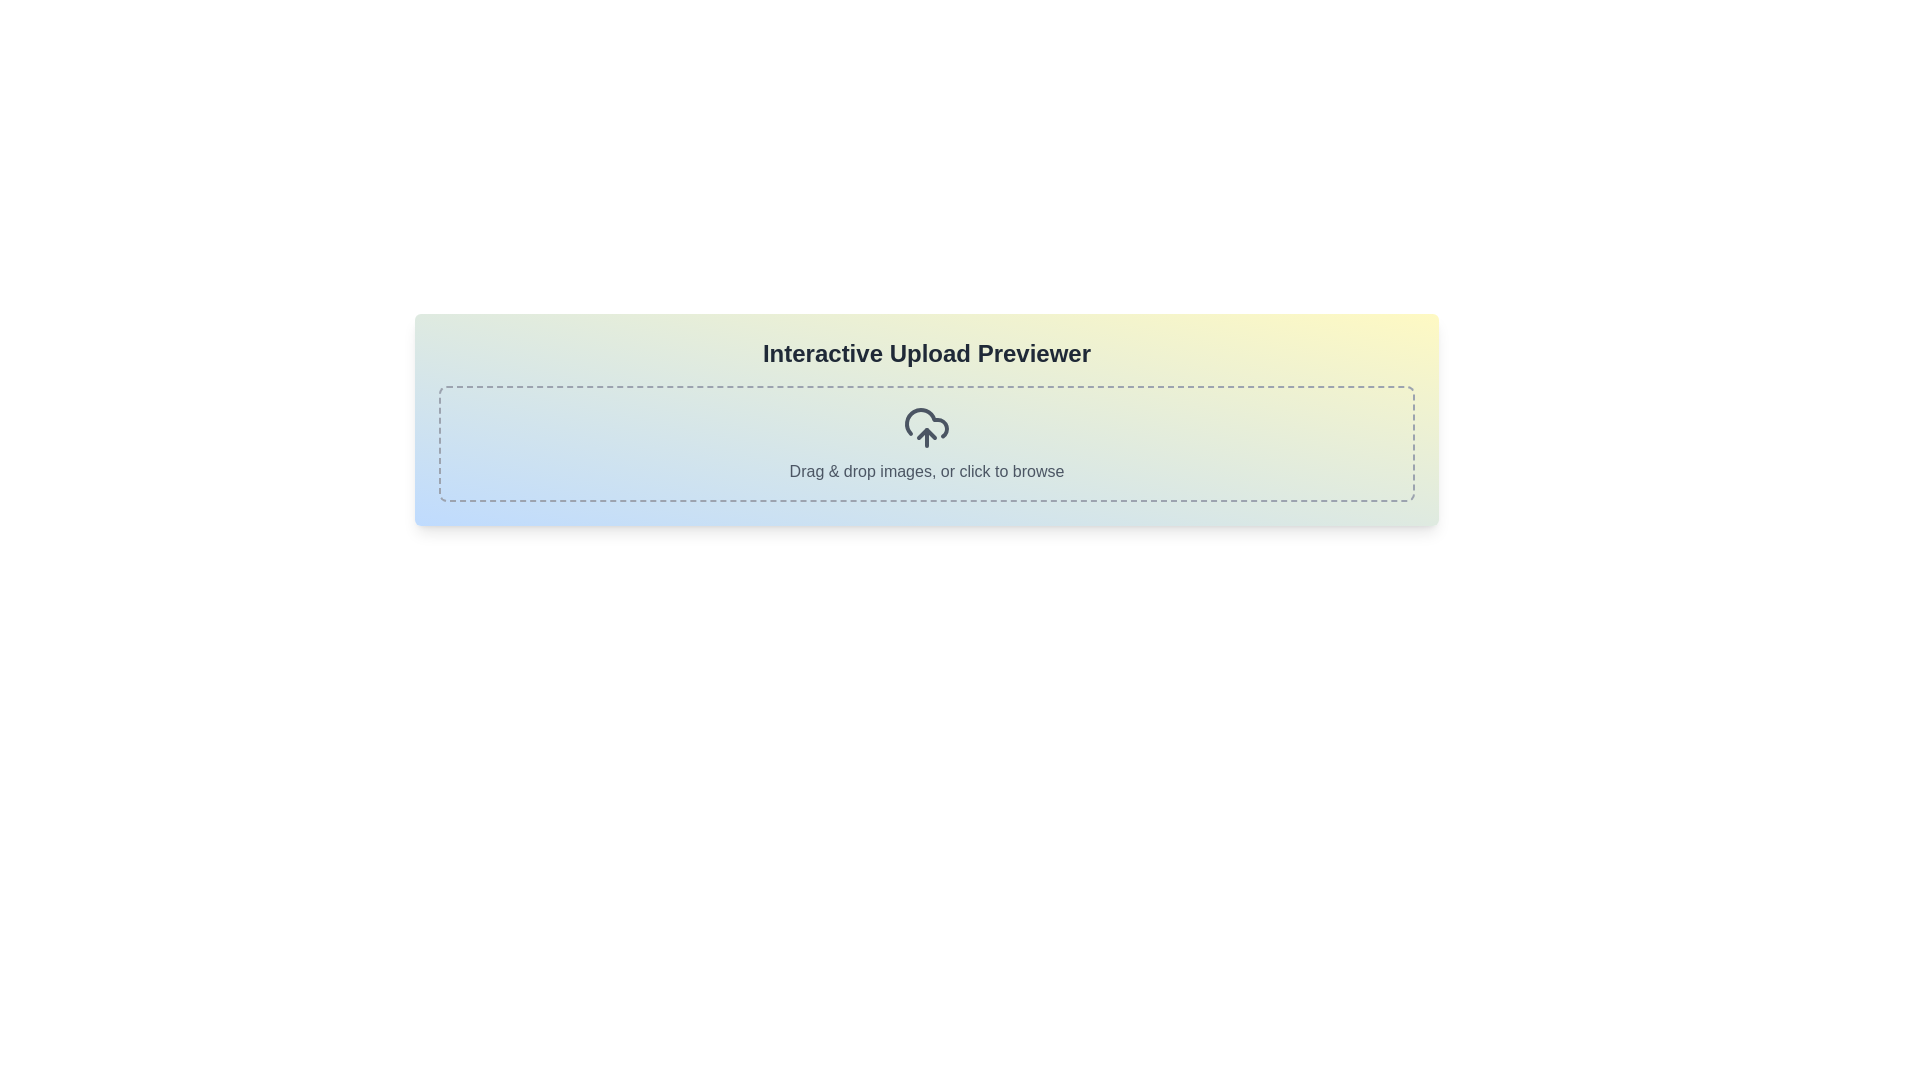  Describe the element at coordinates (925, 427) in the screenshot. I see `the file upload icon located centrally within the dashed box, above the text 'Drag & drop images, or click to browse.'` at that location.